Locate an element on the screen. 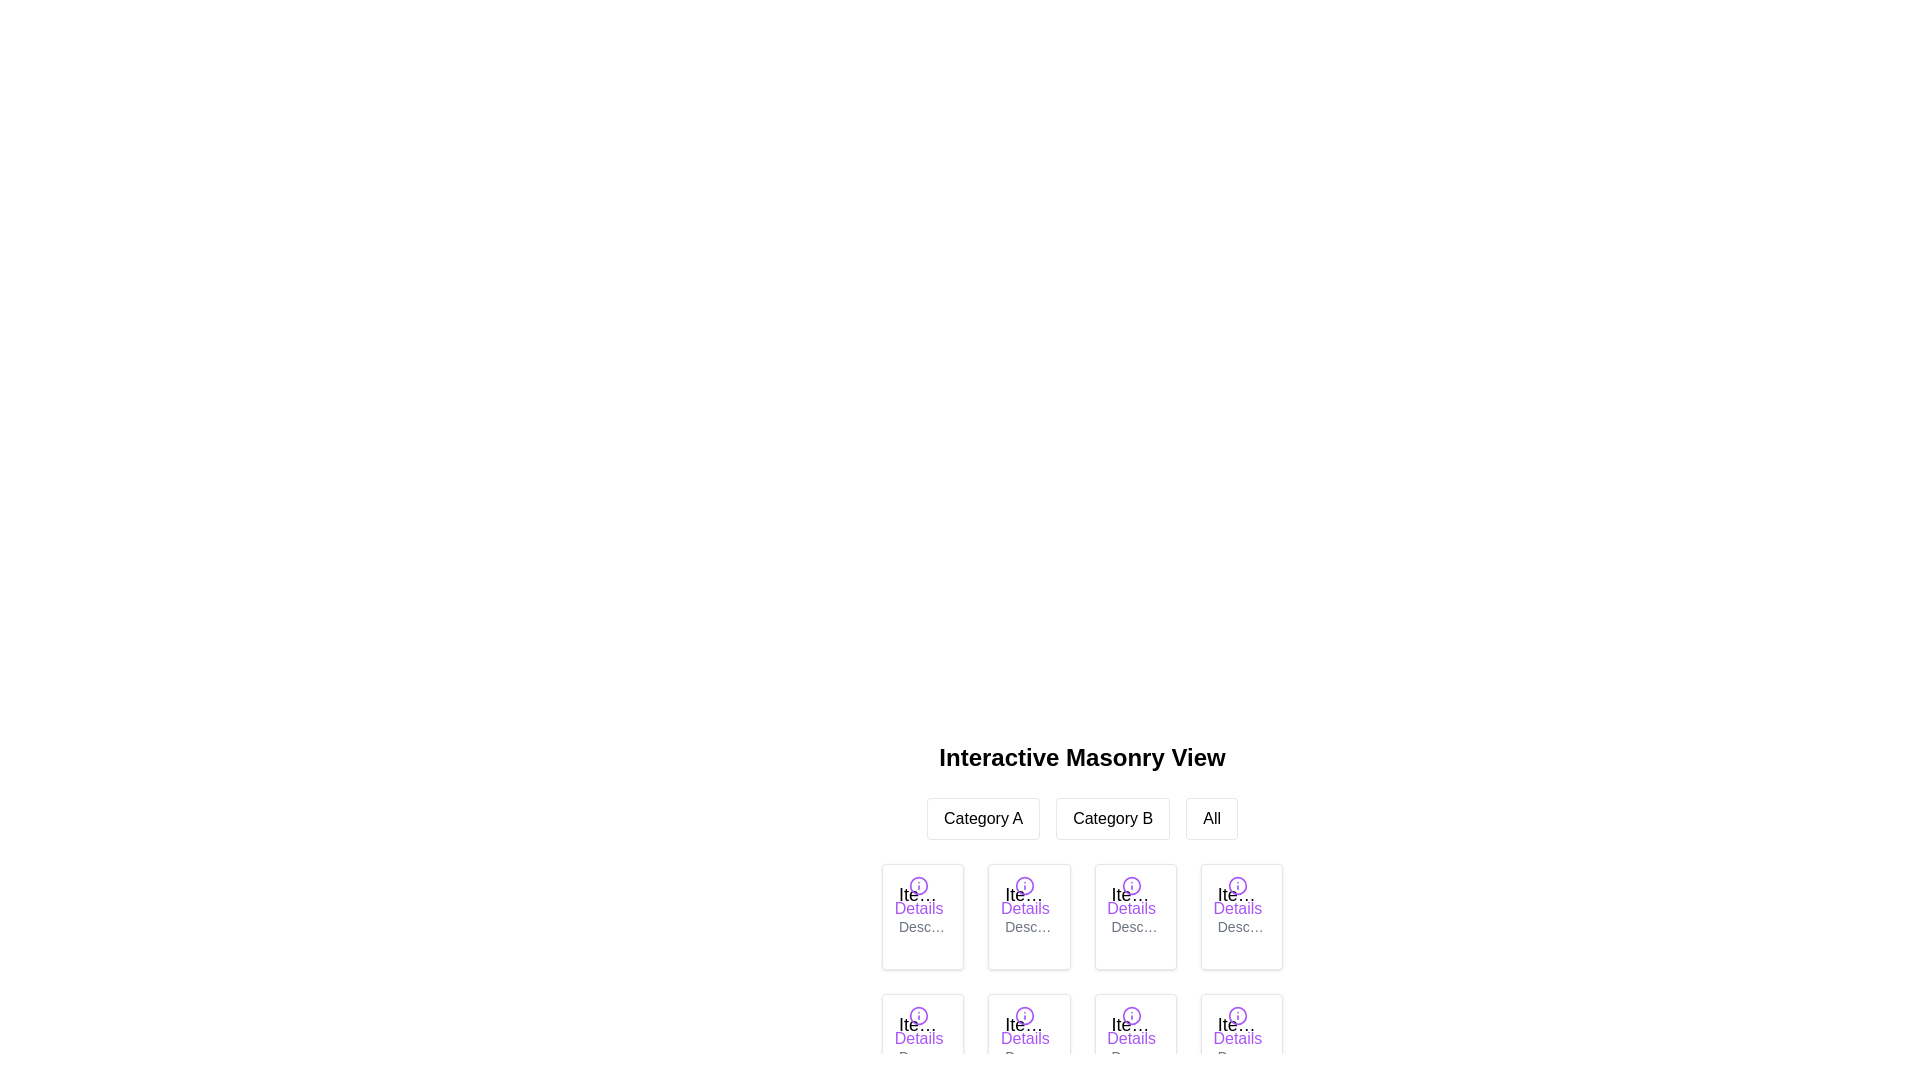 The image size is (1920, 1080). the largest circle in the SVG icon located in the second row, fourth column, which serves as a background or significant part of the icon is located at coordinates (1025, 1015).